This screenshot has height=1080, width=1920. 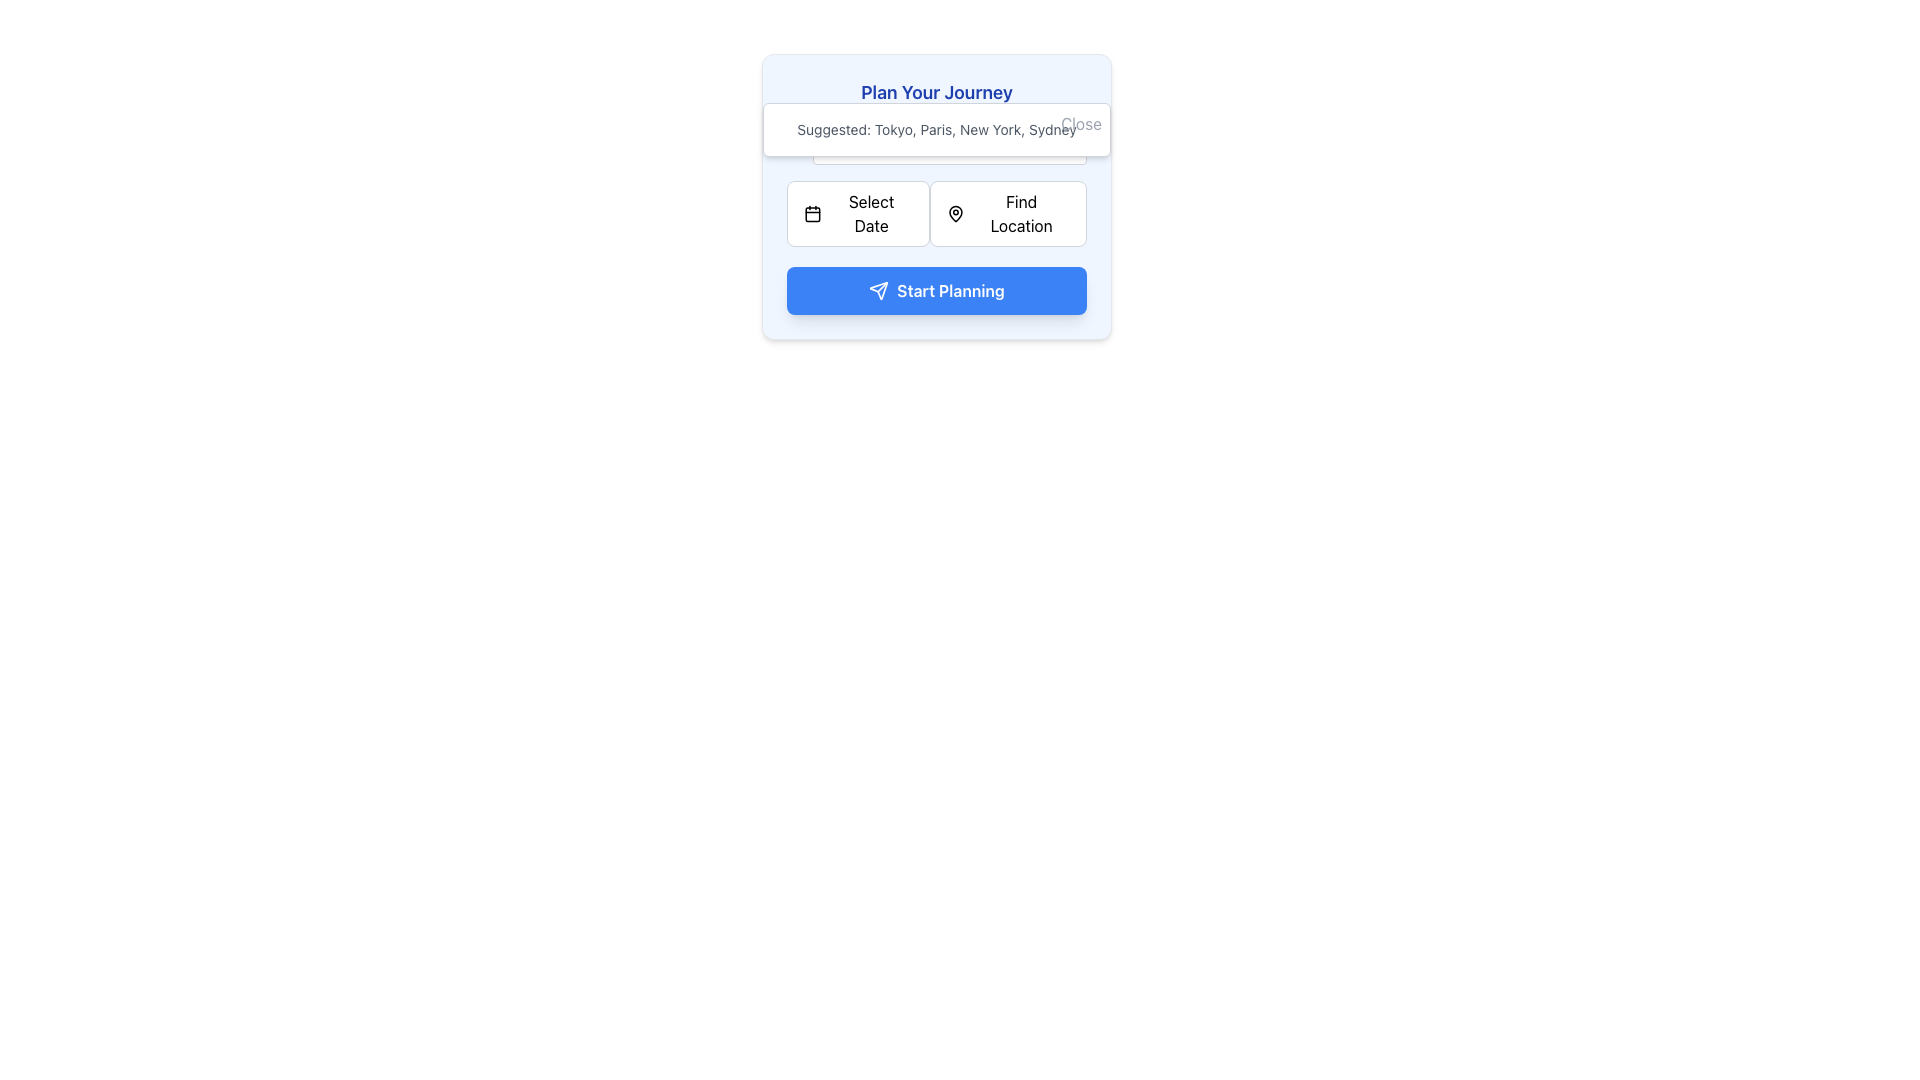 I want to click on the grayish SVG circle that is part of the magnifying glass icon located in the upper-left quadrant of the interface, specifically inside the input suggestion box under the header 'Plan Your Journey', so click(x=794, y=142).